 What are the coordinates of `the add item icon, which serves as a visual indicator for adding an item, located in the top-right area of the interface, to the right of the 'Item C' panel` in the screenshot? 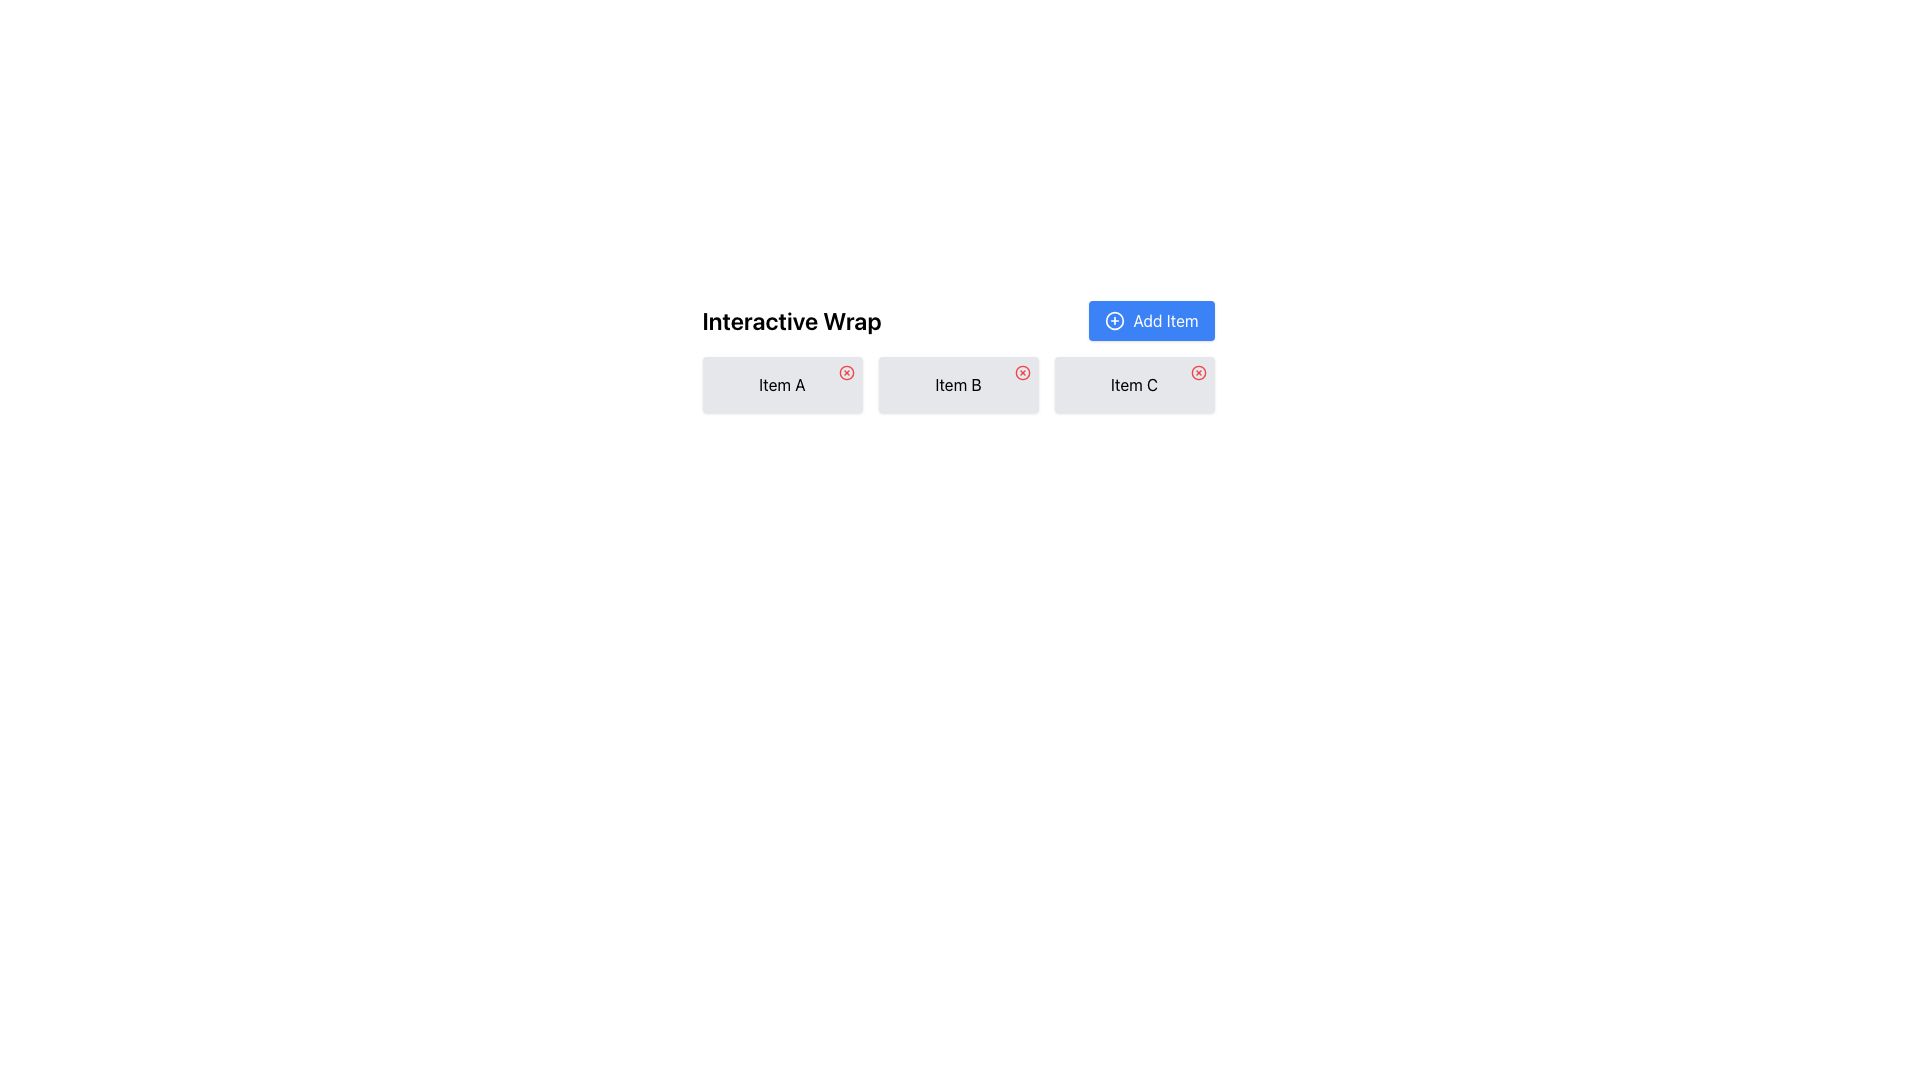 It's located at (1114, 319).